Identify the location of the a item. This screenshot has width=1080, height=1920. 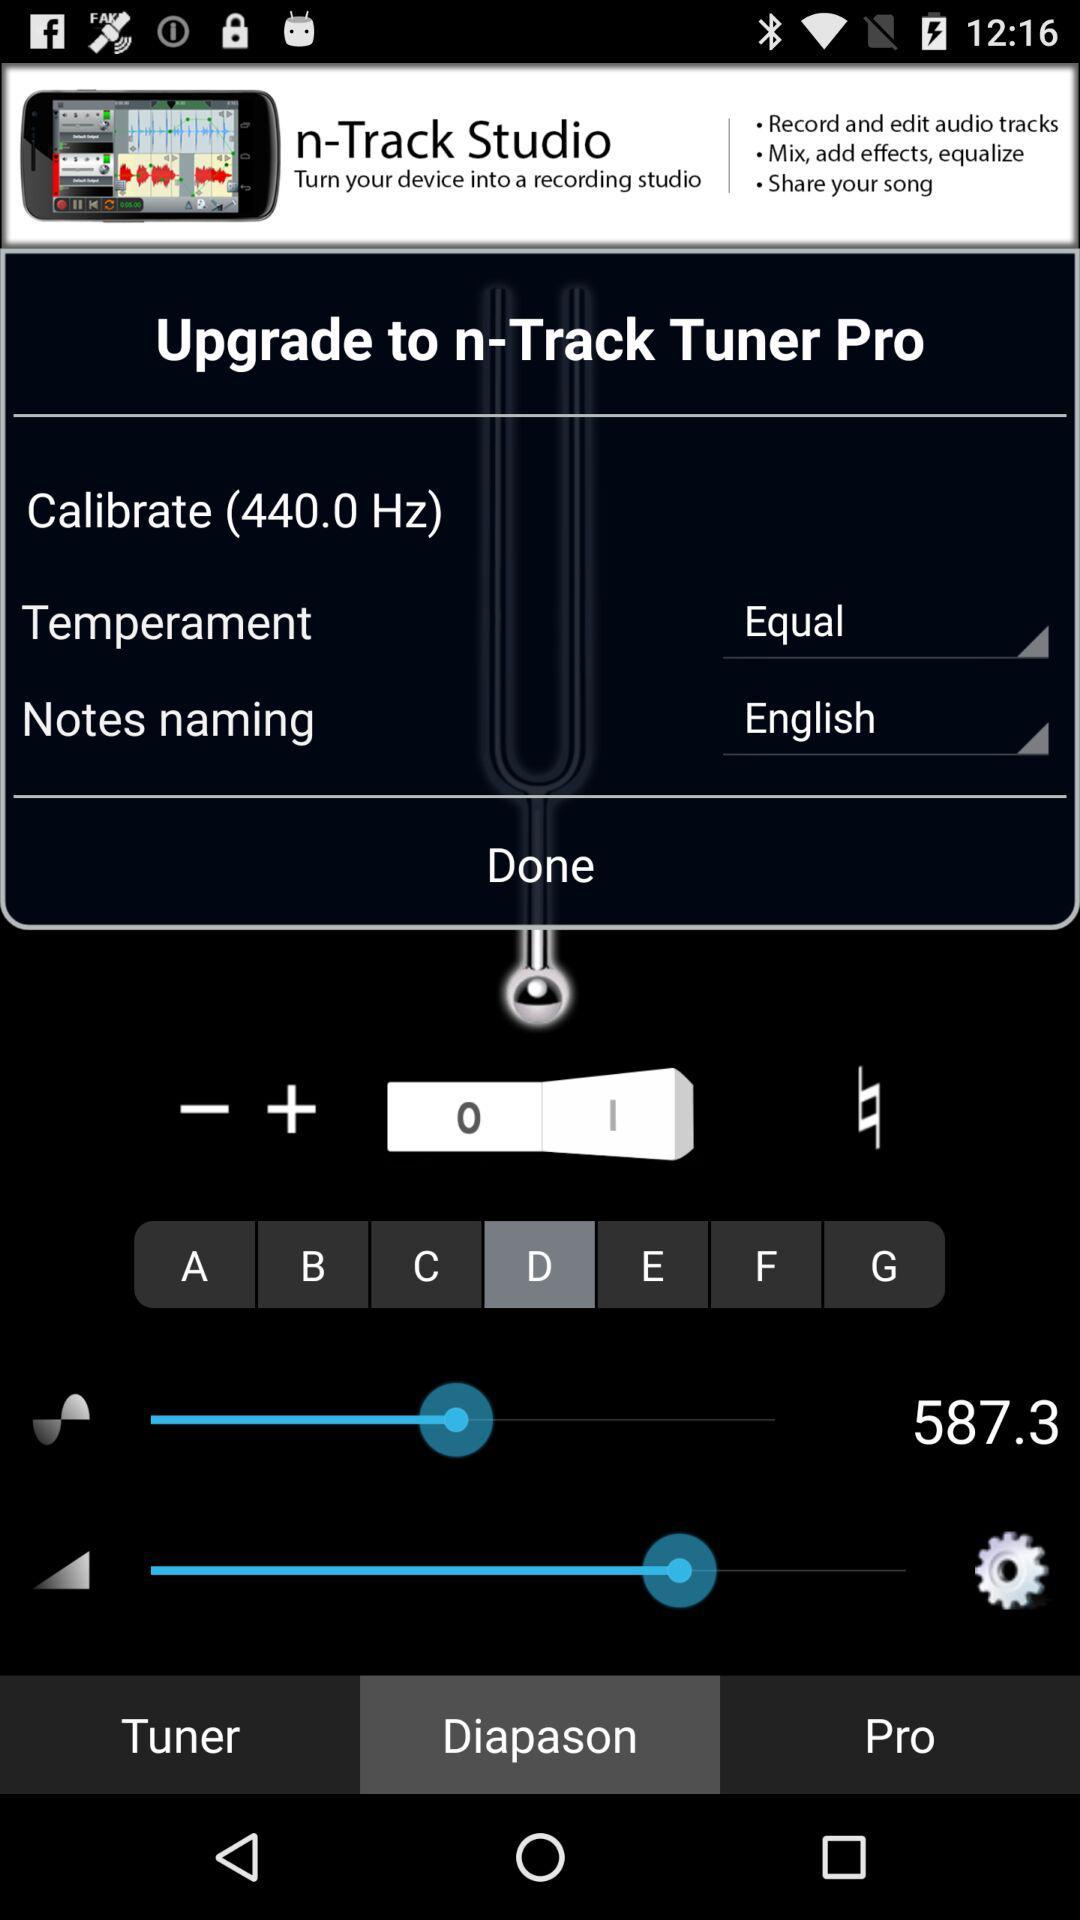
(194, 1263).